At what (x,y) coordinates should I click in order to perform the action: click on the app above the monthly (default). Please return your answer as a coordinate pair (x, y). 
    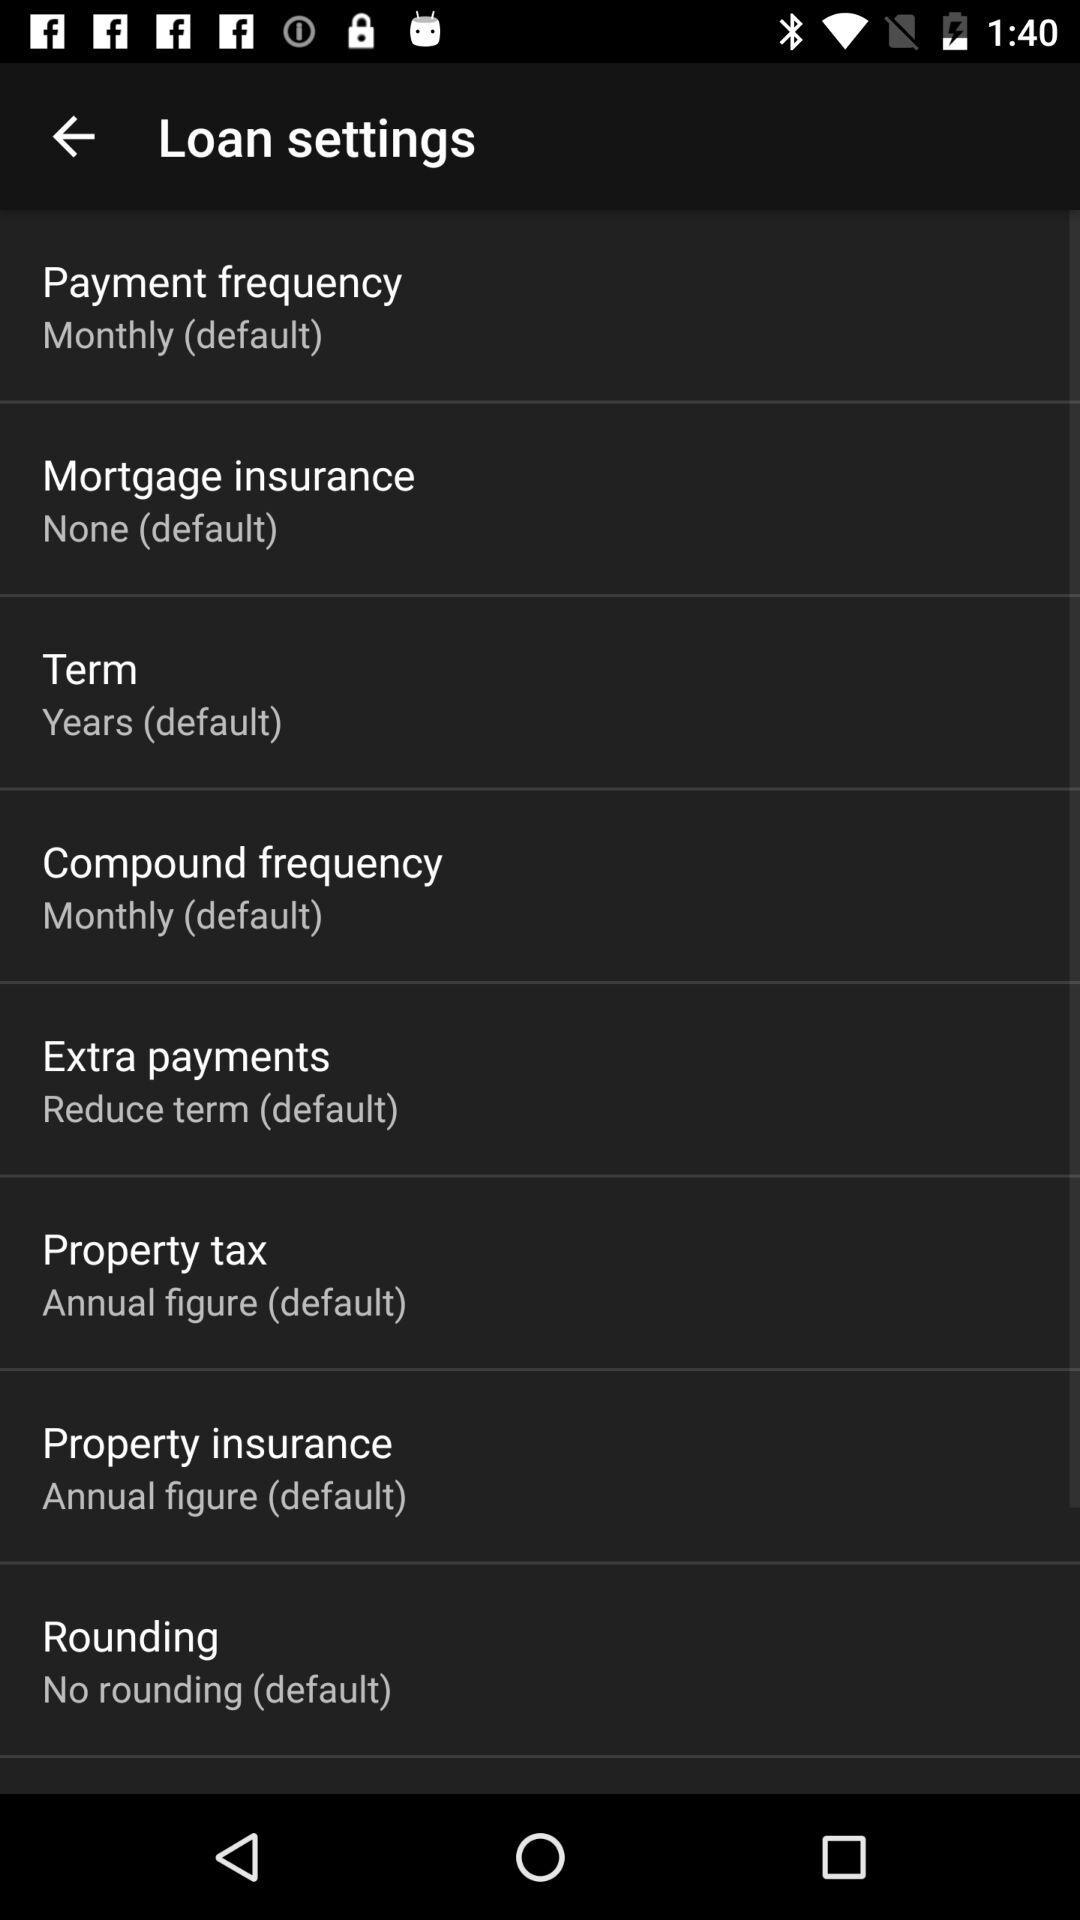
    Looking at the image, I should click on (222, 279).